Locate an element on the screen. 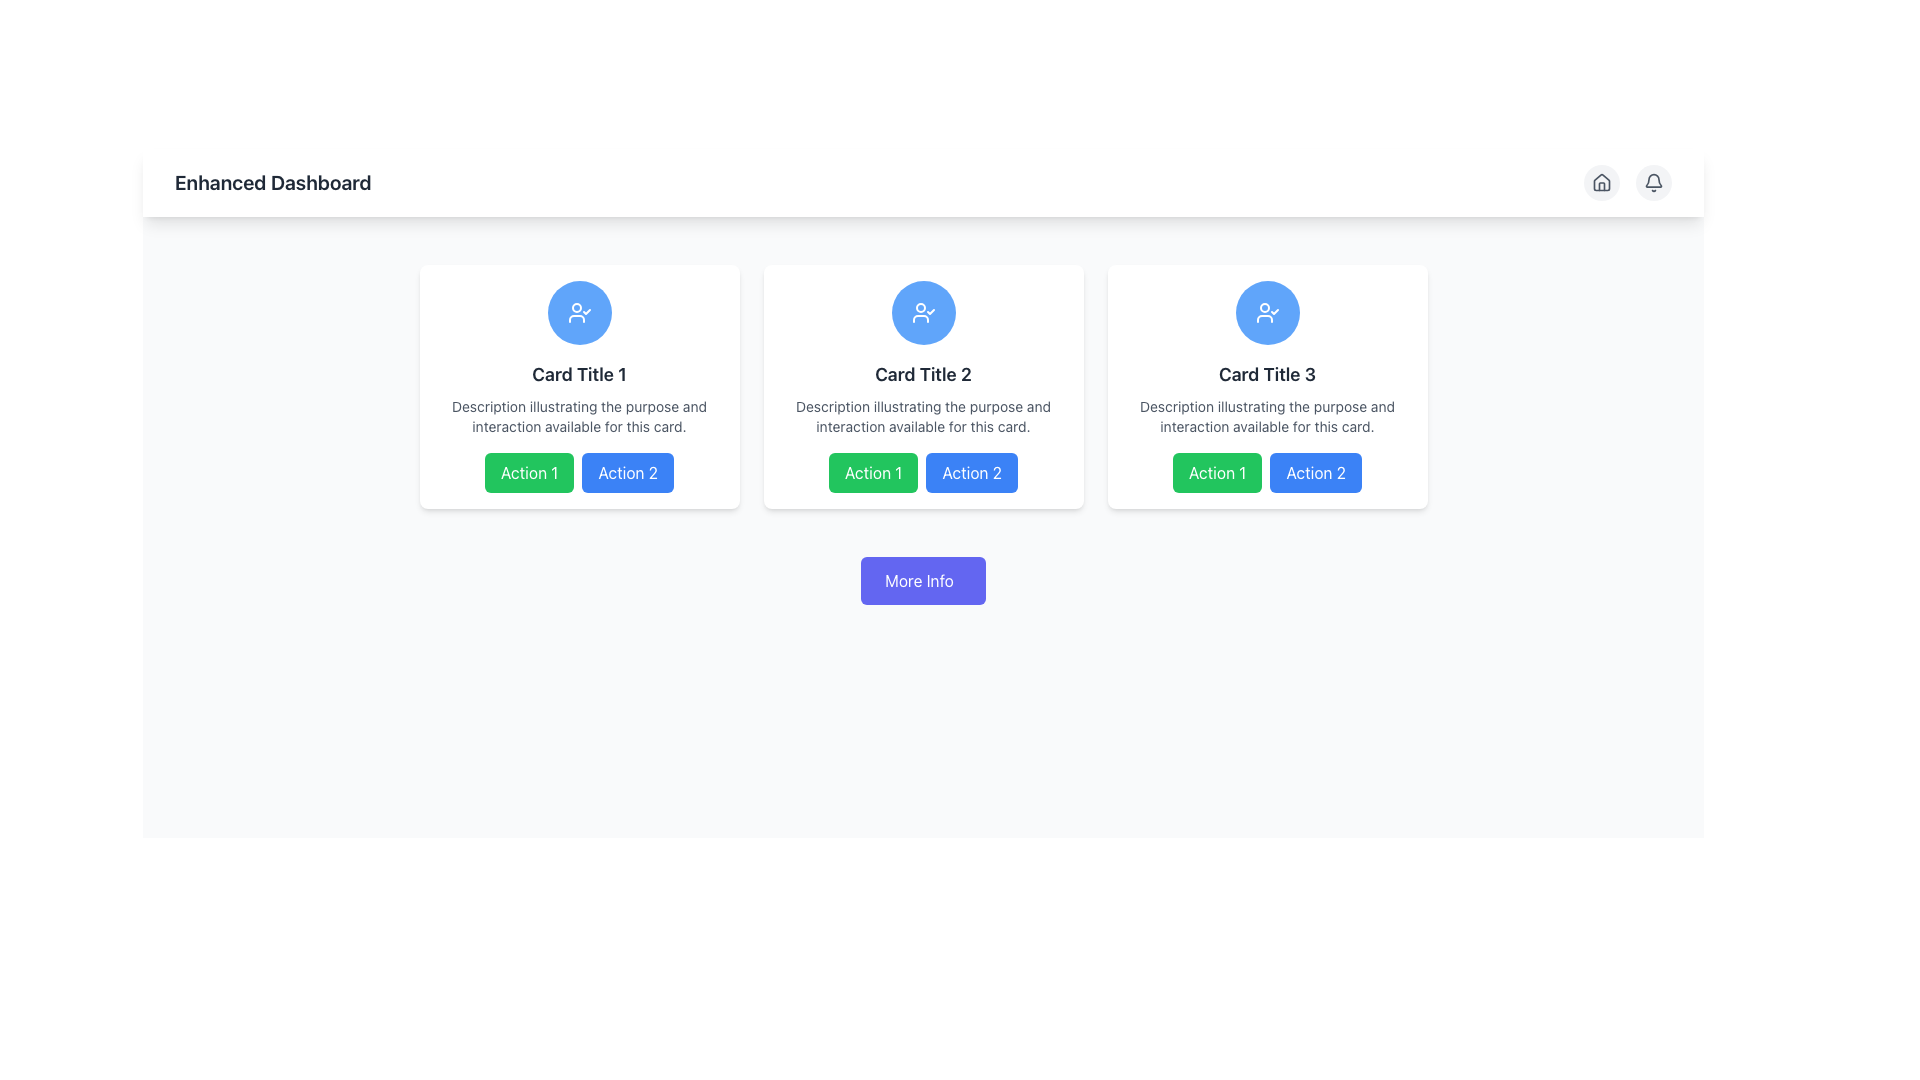 This screenshot has width=1920, height=1080. the blue button labeled 'Action 2' located in 'Card Title 3' section is located at coordinates (1315, 473).